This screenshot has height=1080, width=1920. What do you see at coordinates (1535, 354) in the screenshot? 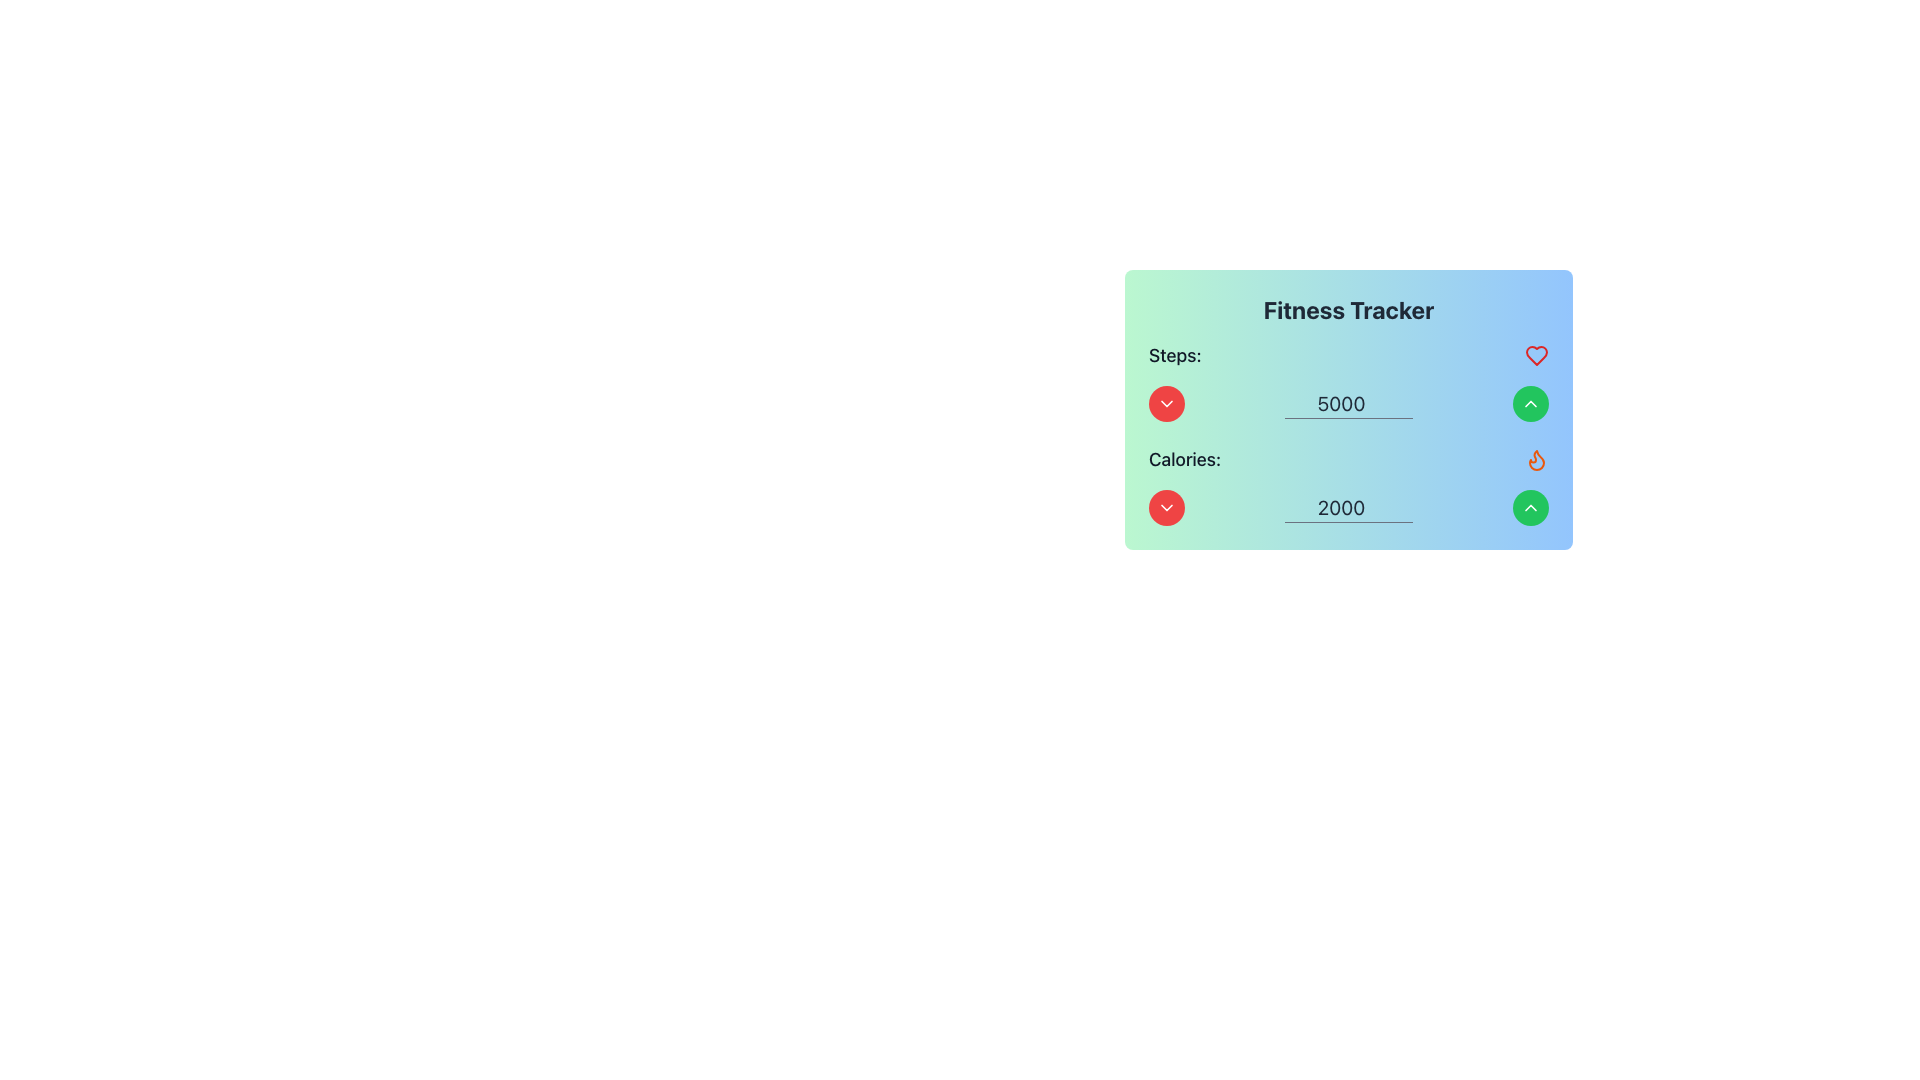
I see `the heart-shaped icon located to the right of the label 'Steps:' to like or favorite the associated category` at bounding box center [1535, 354].